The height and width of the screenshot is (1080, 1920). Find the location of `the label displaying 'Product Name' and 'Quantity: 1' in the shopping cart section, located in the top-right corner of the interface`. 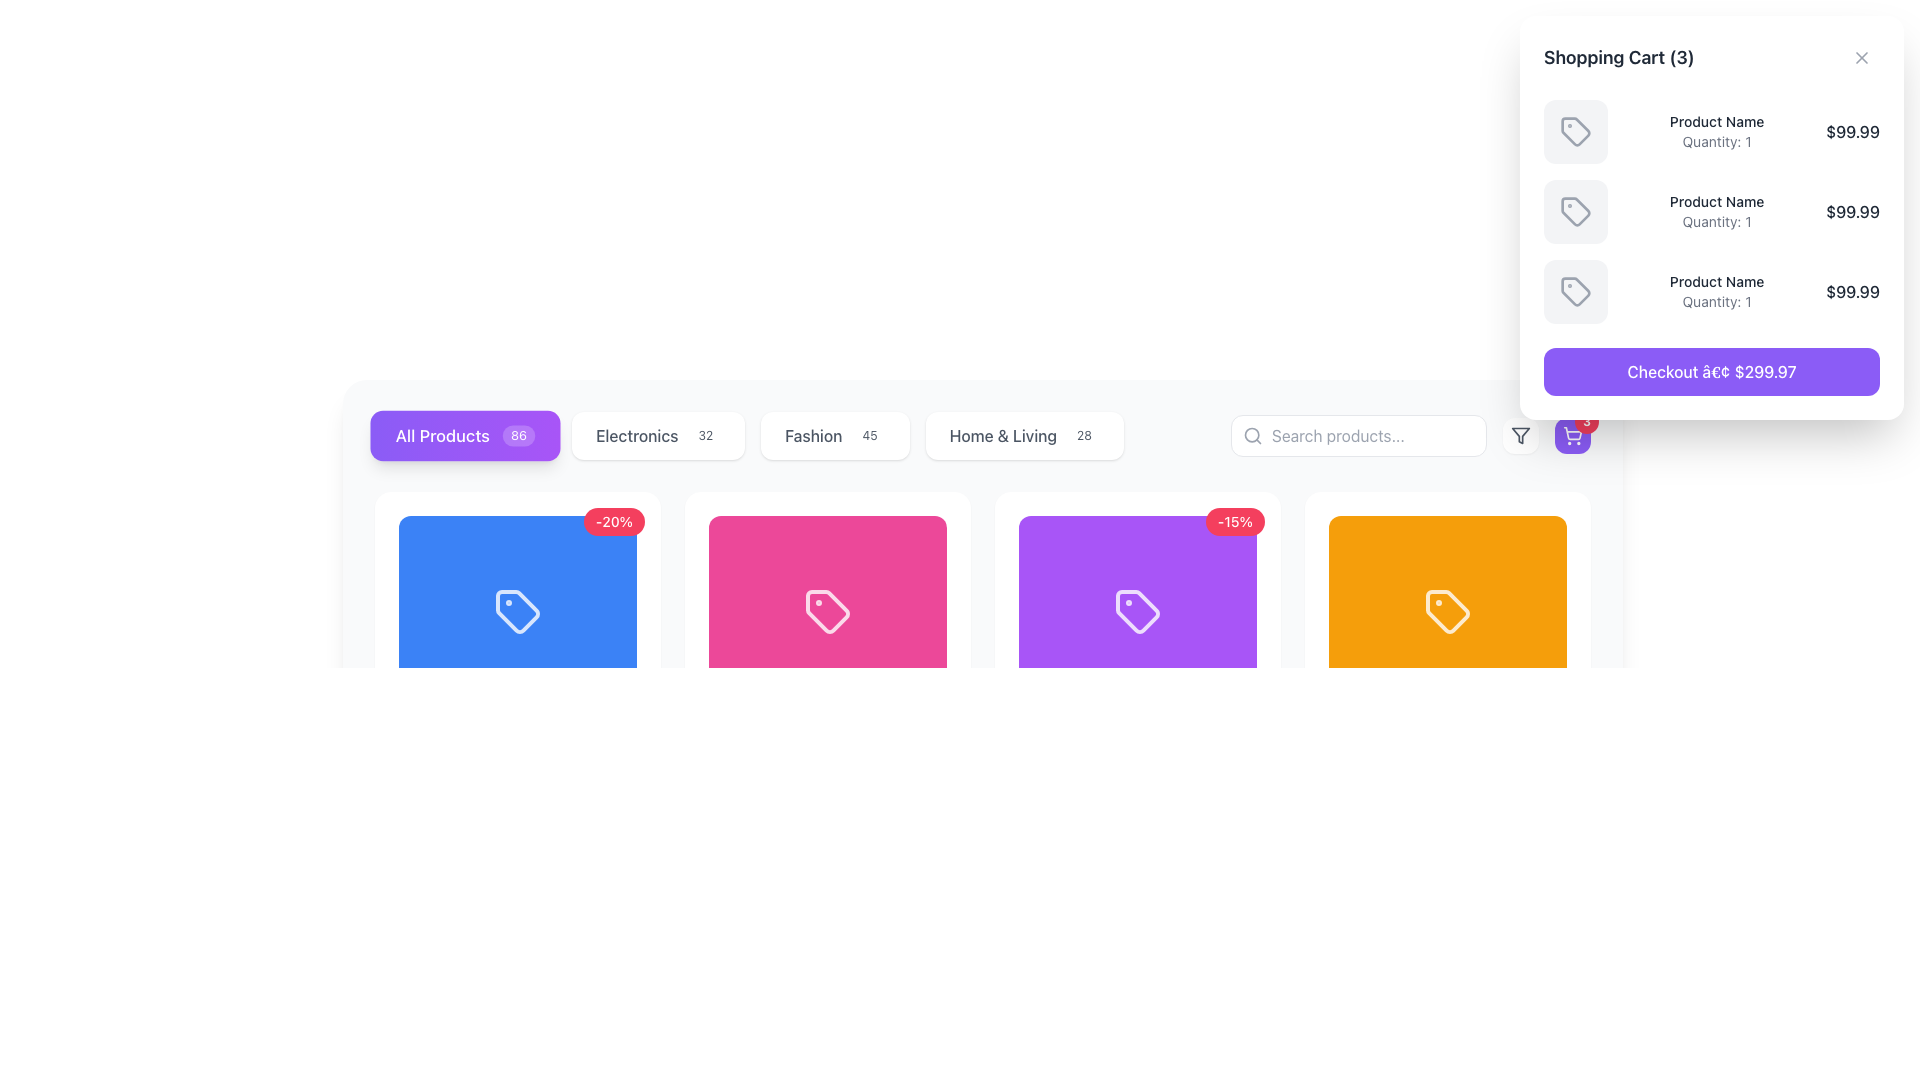

the label displaying 'Product Name' and 'Quantity: 1' in the shopping cart section, located in the top-right corner of the interface is located at coordinates (1716, 131).